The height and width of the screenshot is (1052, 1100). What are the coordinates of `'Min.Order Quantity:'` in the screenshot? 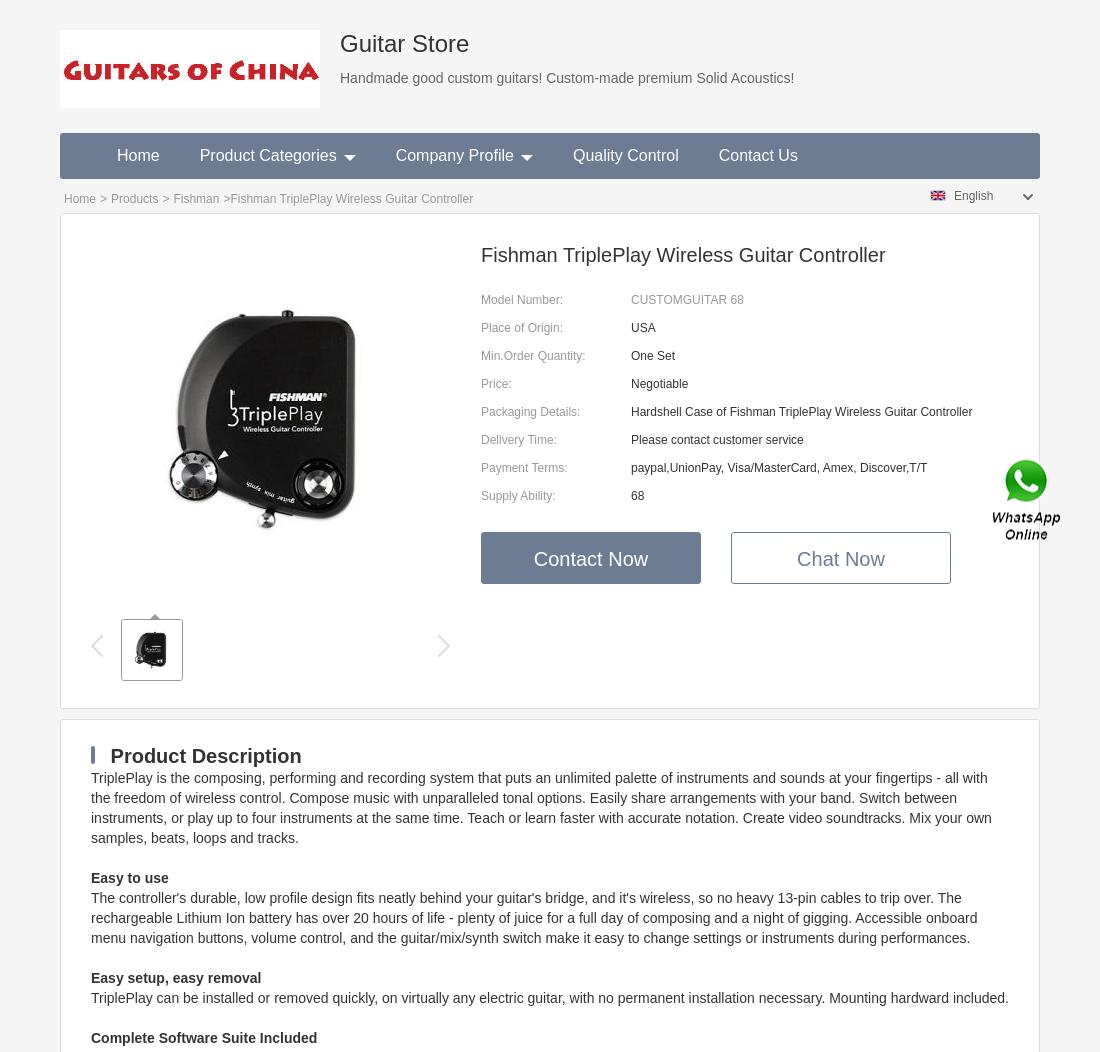 It's located at (532, 355).